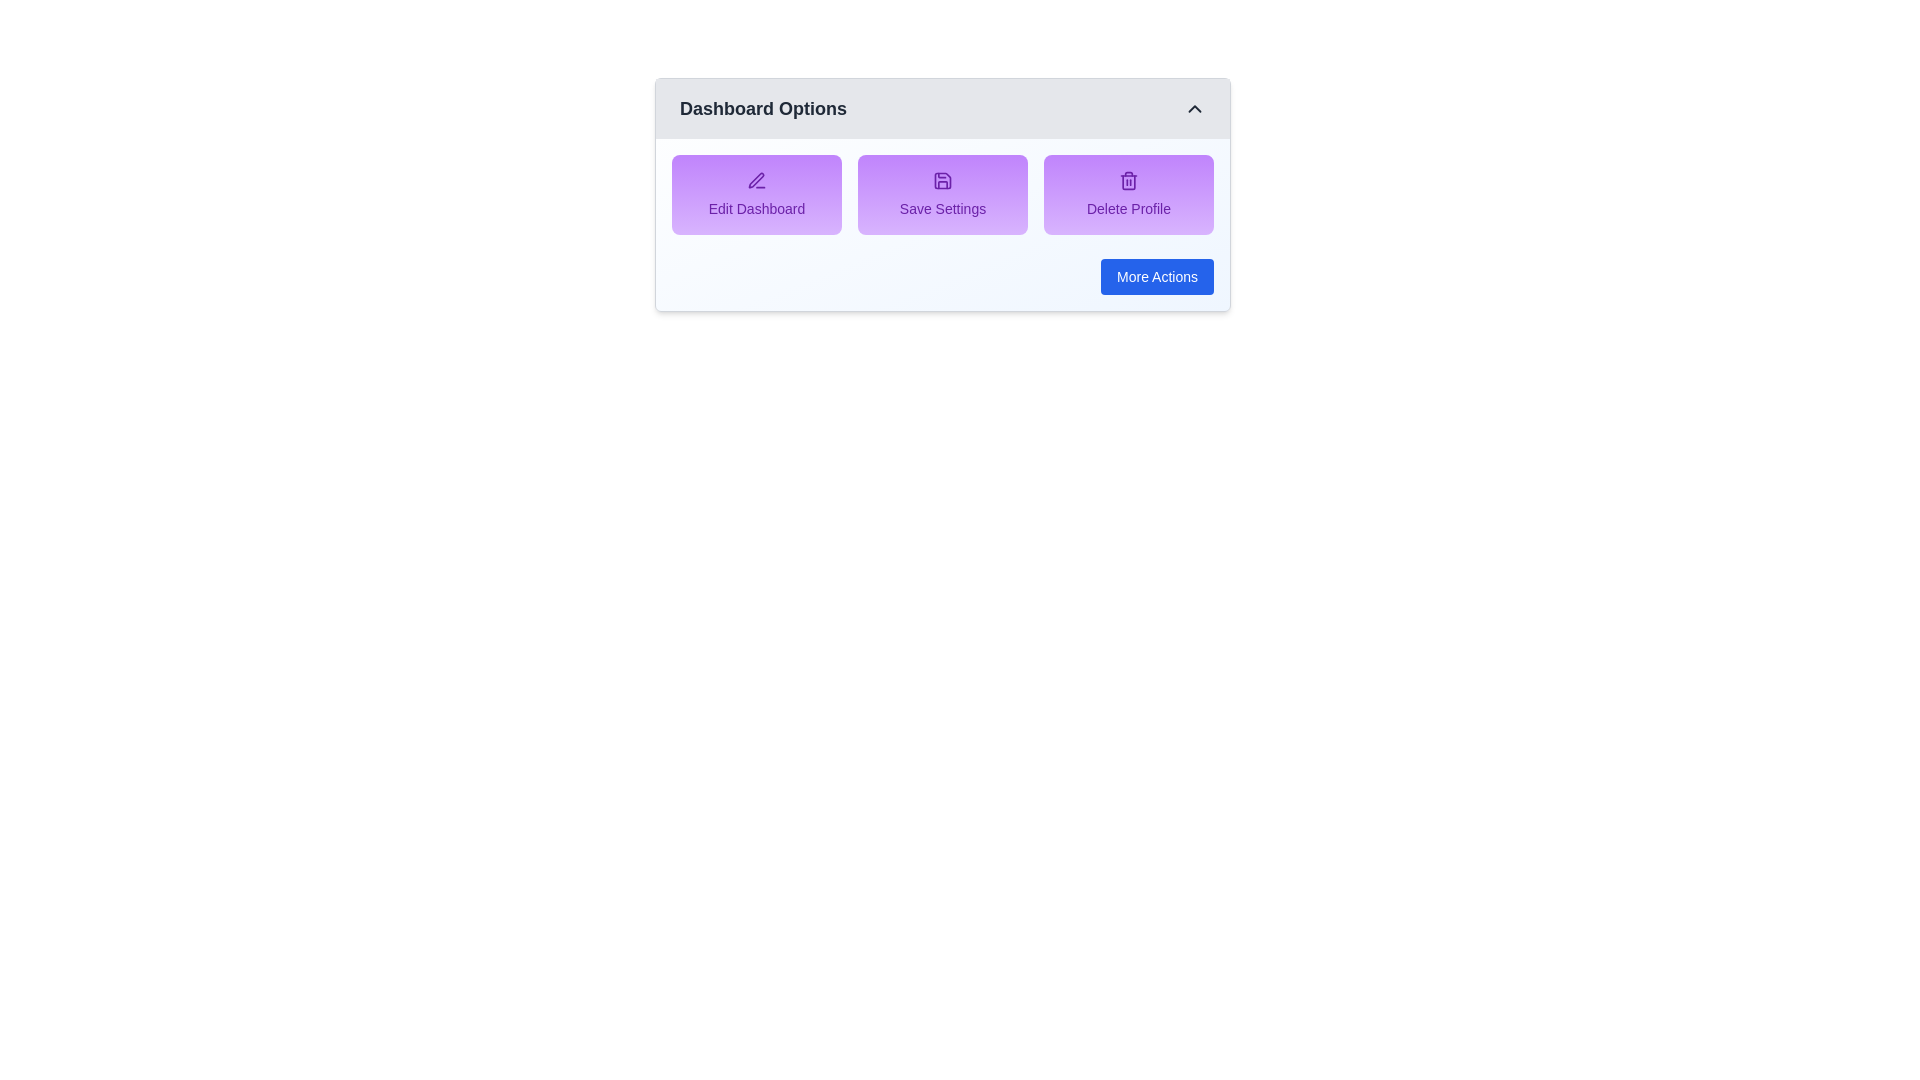 This screenshot has width=1920, height=1080. I want to click on the 'Save Settings' option in the menu, so click(941, 195).